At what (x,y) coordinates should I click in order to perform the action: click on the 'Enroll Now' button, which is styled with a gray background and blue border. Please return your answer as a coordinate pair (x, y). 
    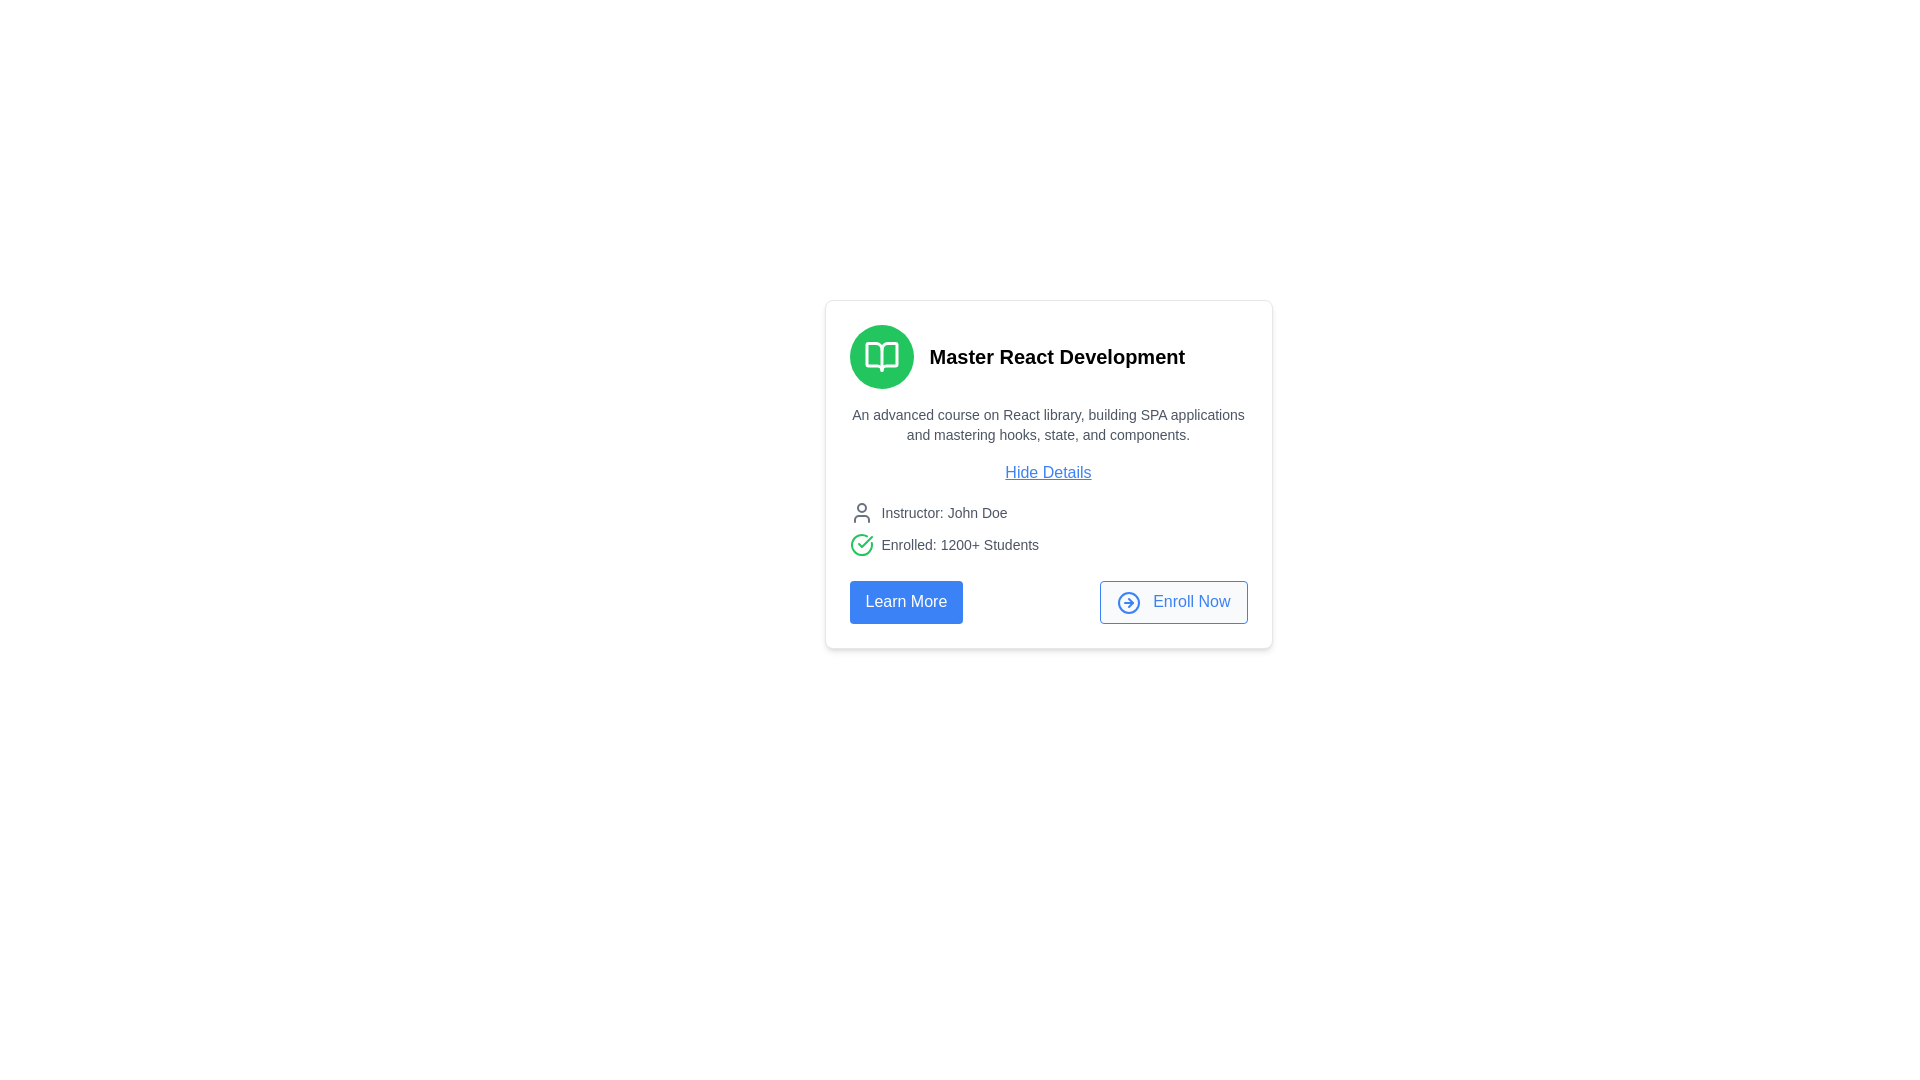
    Looking at the image, I should click on (1173, 601).